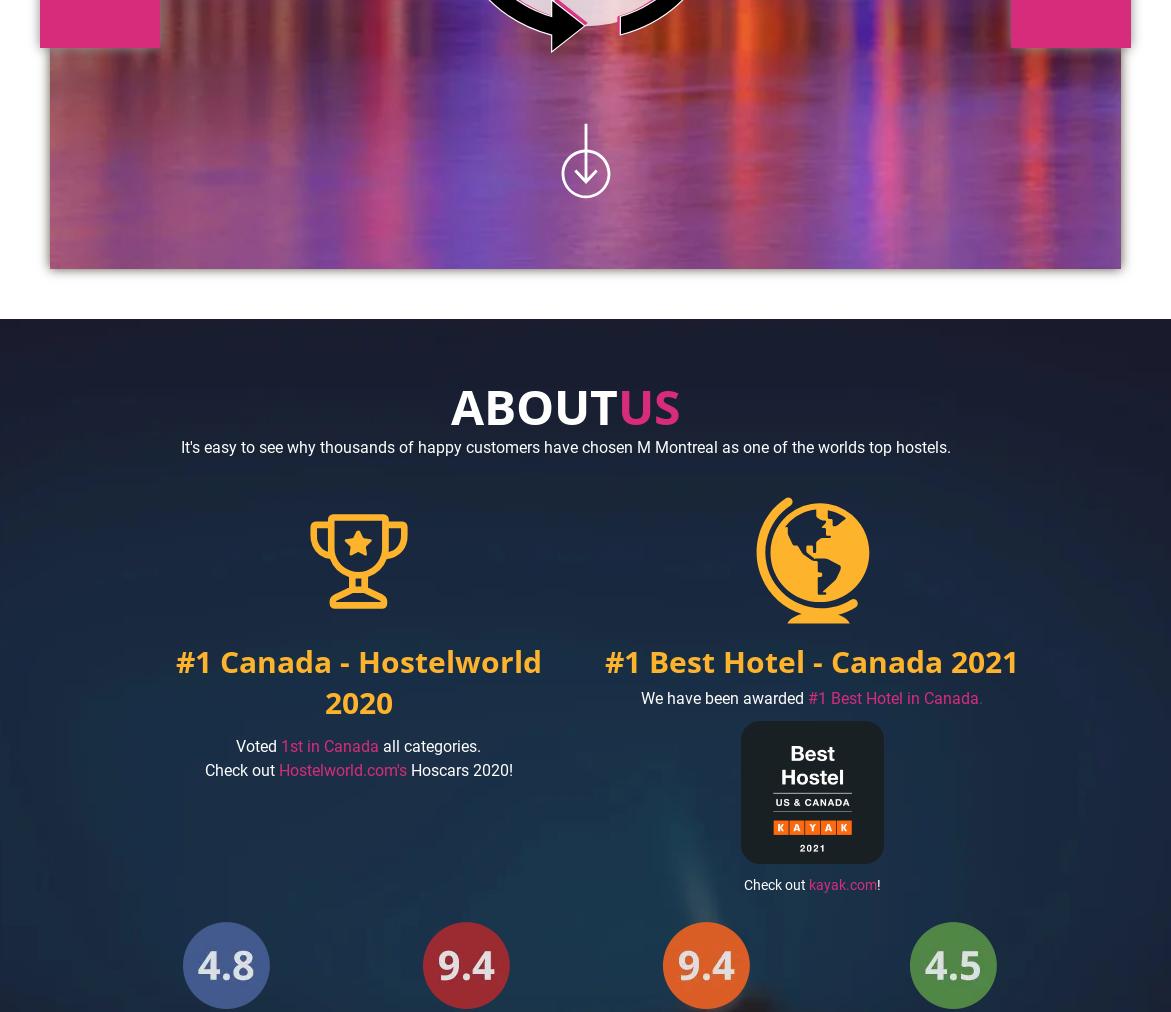 The image size is (1171, 1012). I want to click on ''s', so click(399, 768).